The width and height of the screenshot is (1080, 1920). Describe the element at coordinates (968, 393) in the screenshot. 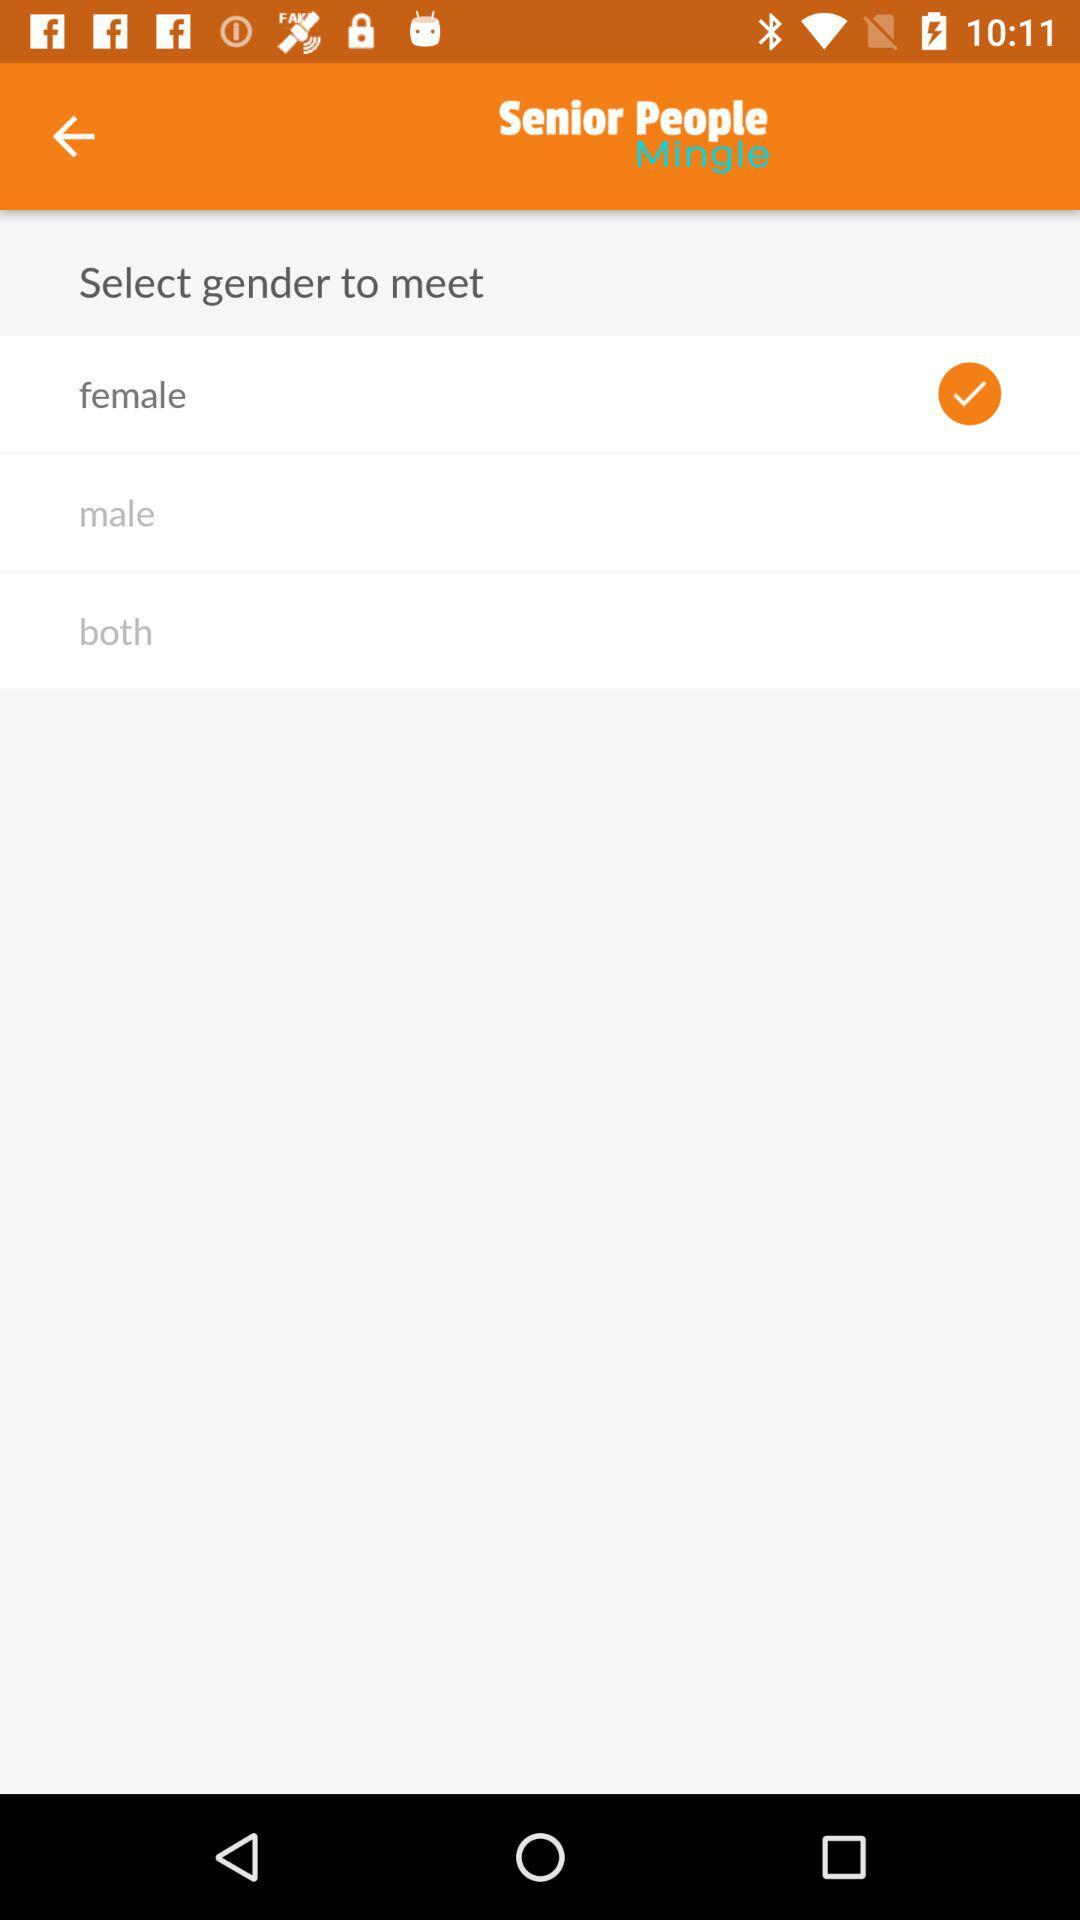

I see `the icon next to female` at that location.